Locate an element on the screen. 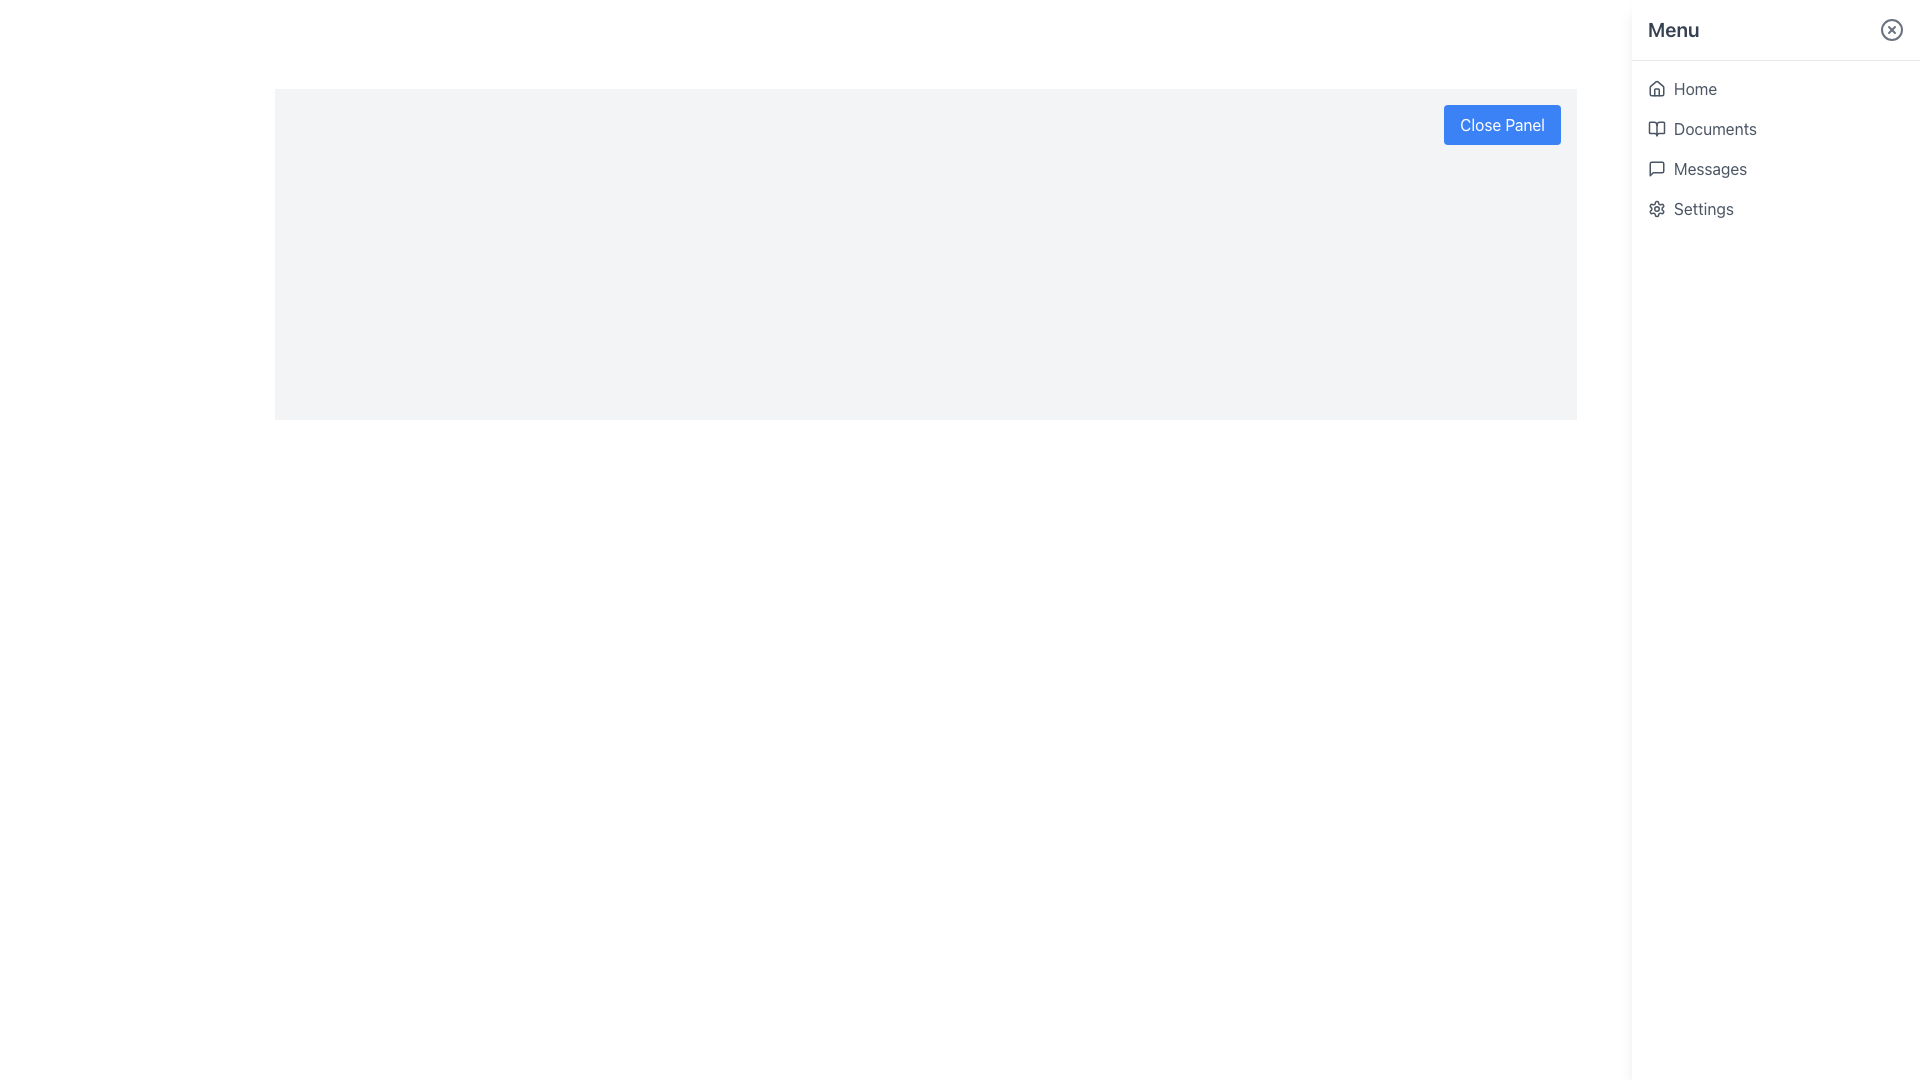 This screenshot has height=1080, width=1920. the close button located at the top-right corner of the menu panel is located at coordinates (1890, 30).